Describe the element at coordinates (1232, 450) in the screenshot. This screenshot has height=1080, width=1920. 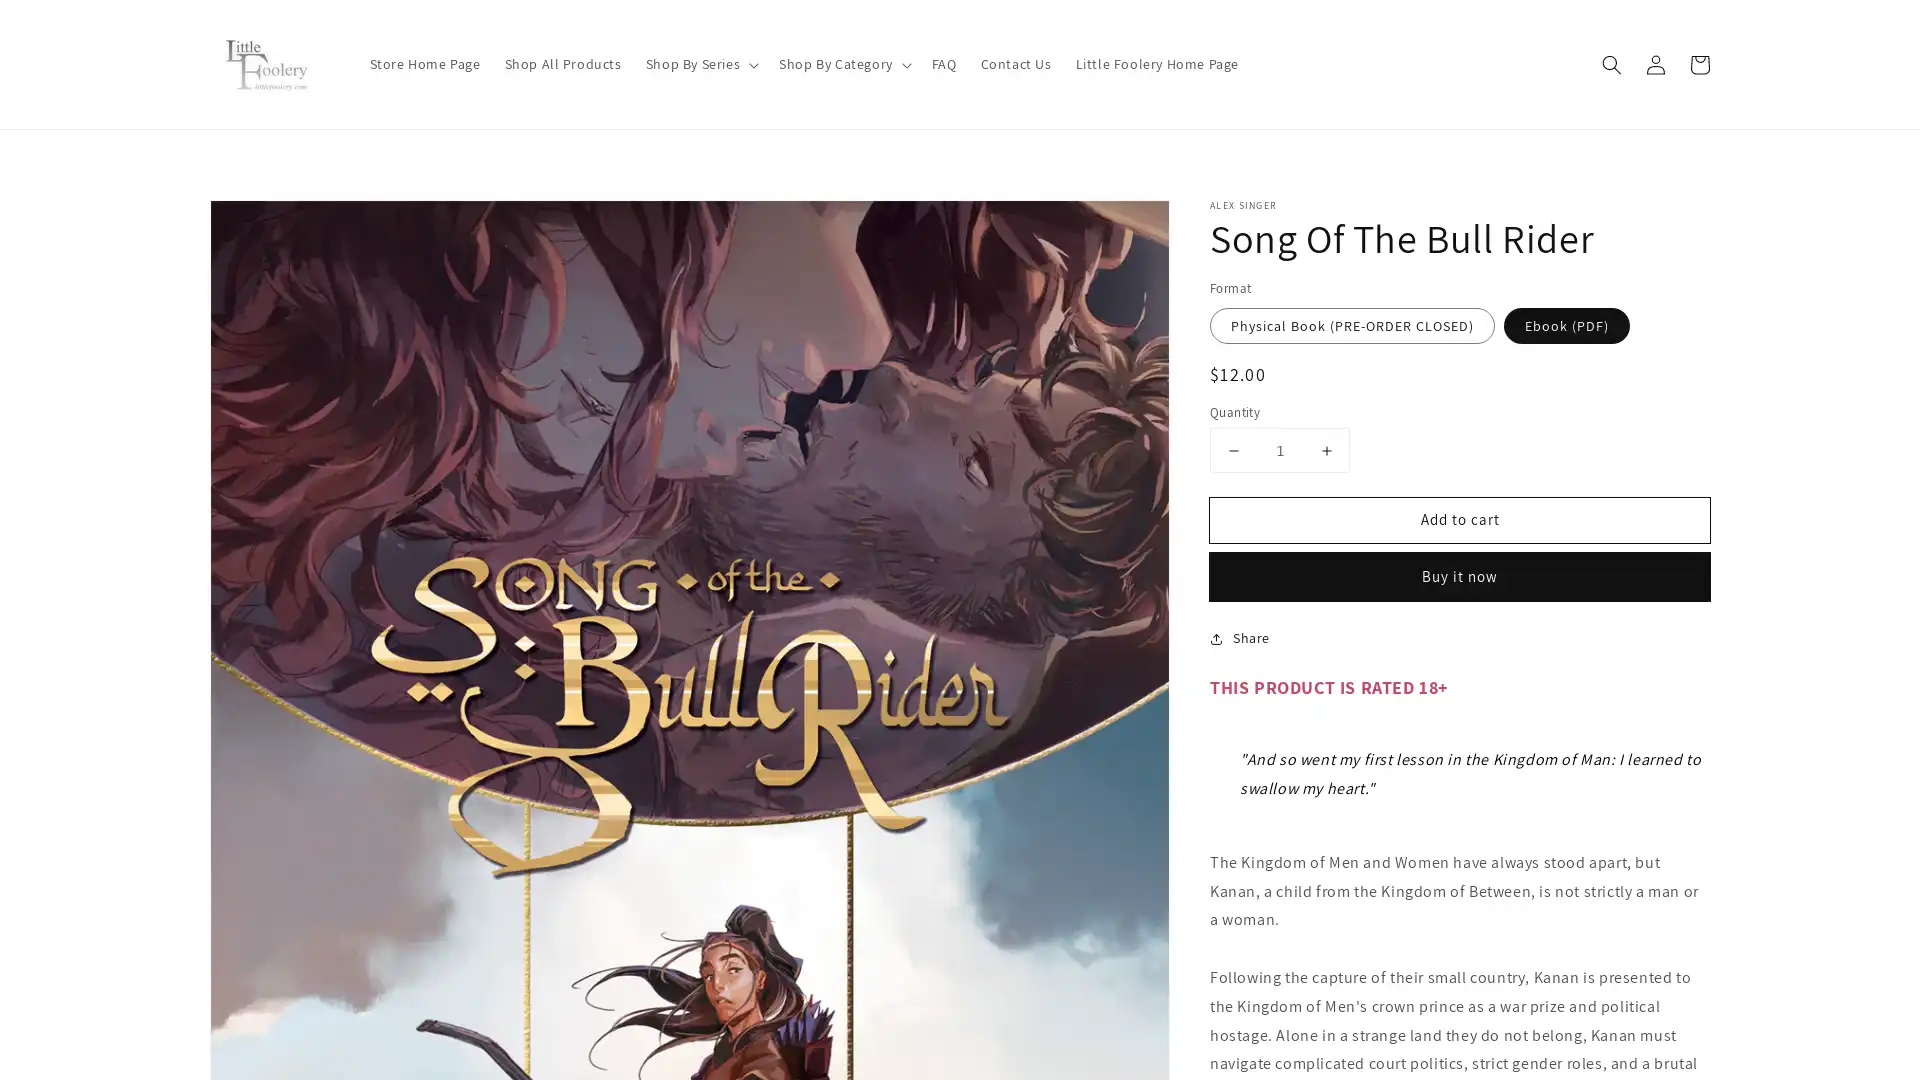
I see `Decrease quantity for Song Of The Bull Rider` at that location.